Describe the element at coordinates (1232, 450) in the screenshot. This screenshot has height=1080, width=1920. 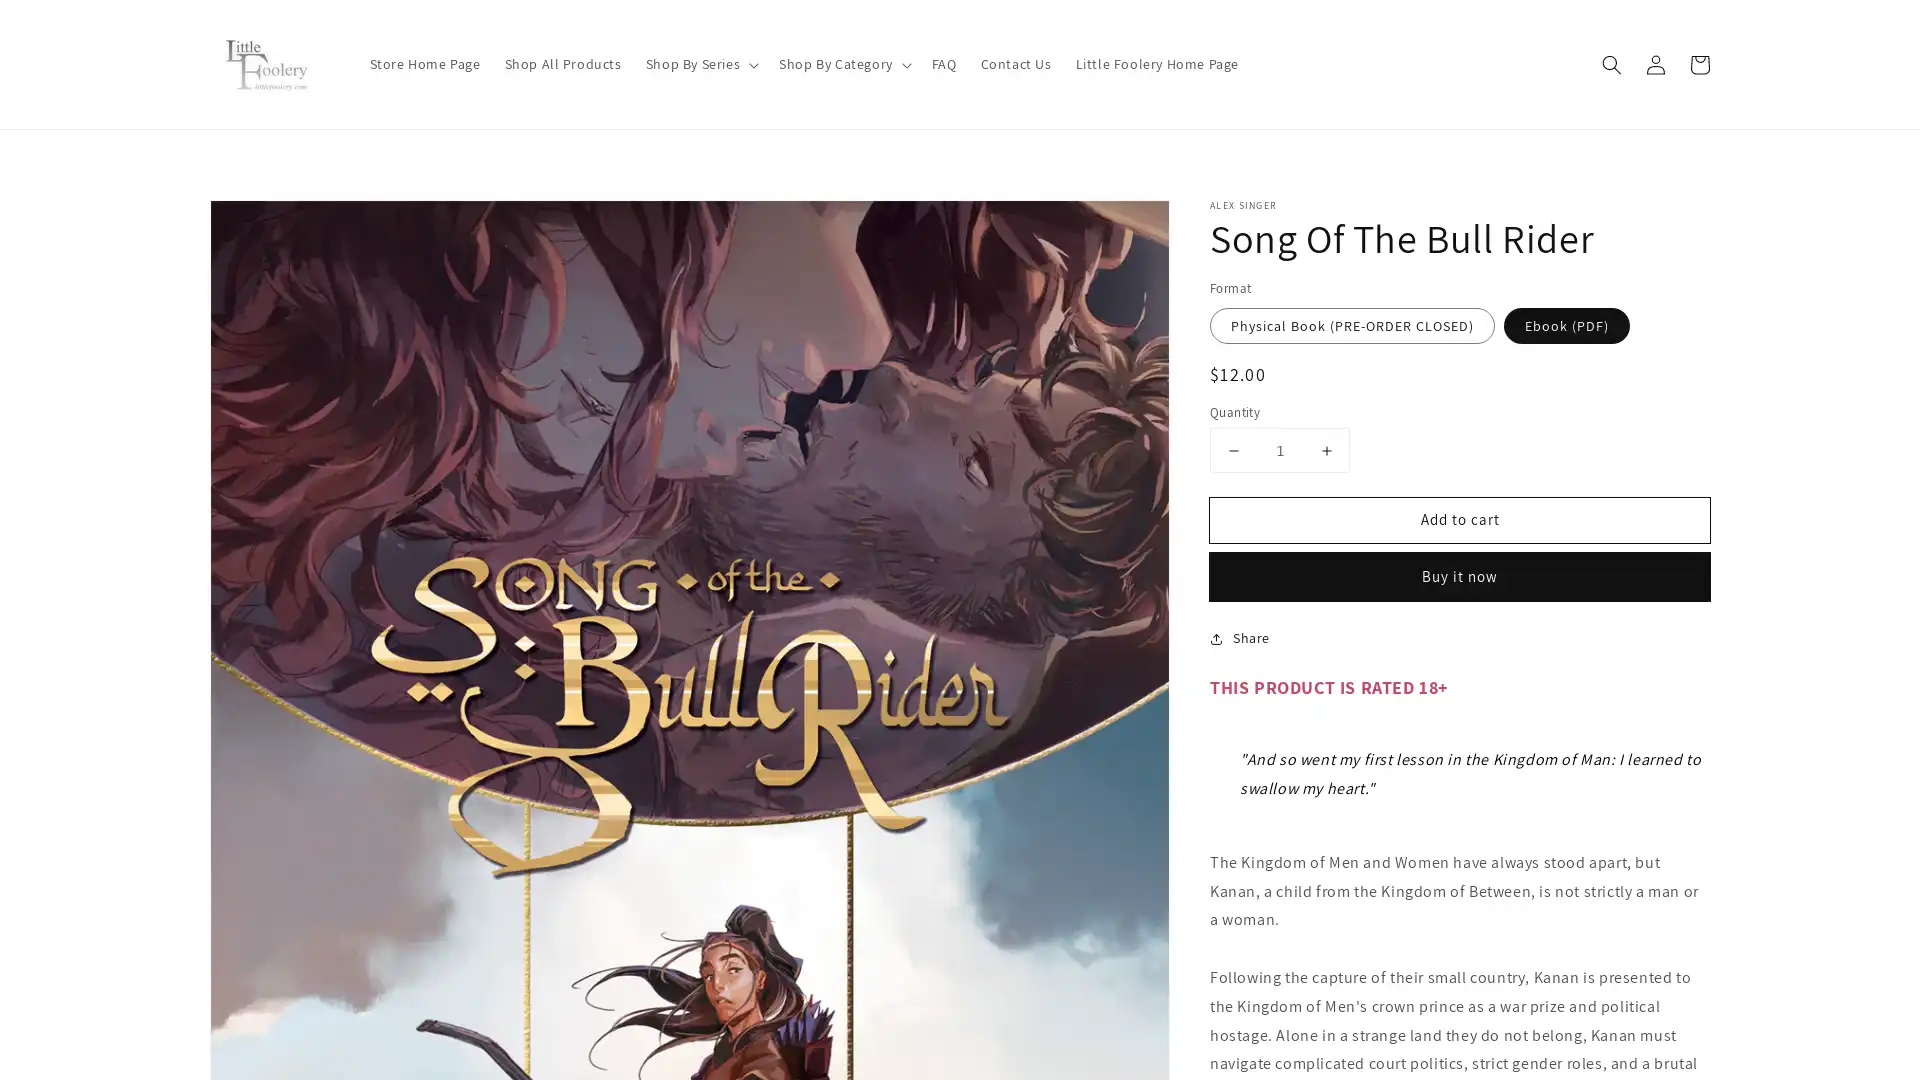
I see `Decrease quantity for Song Of The Bull Rider` at that location.